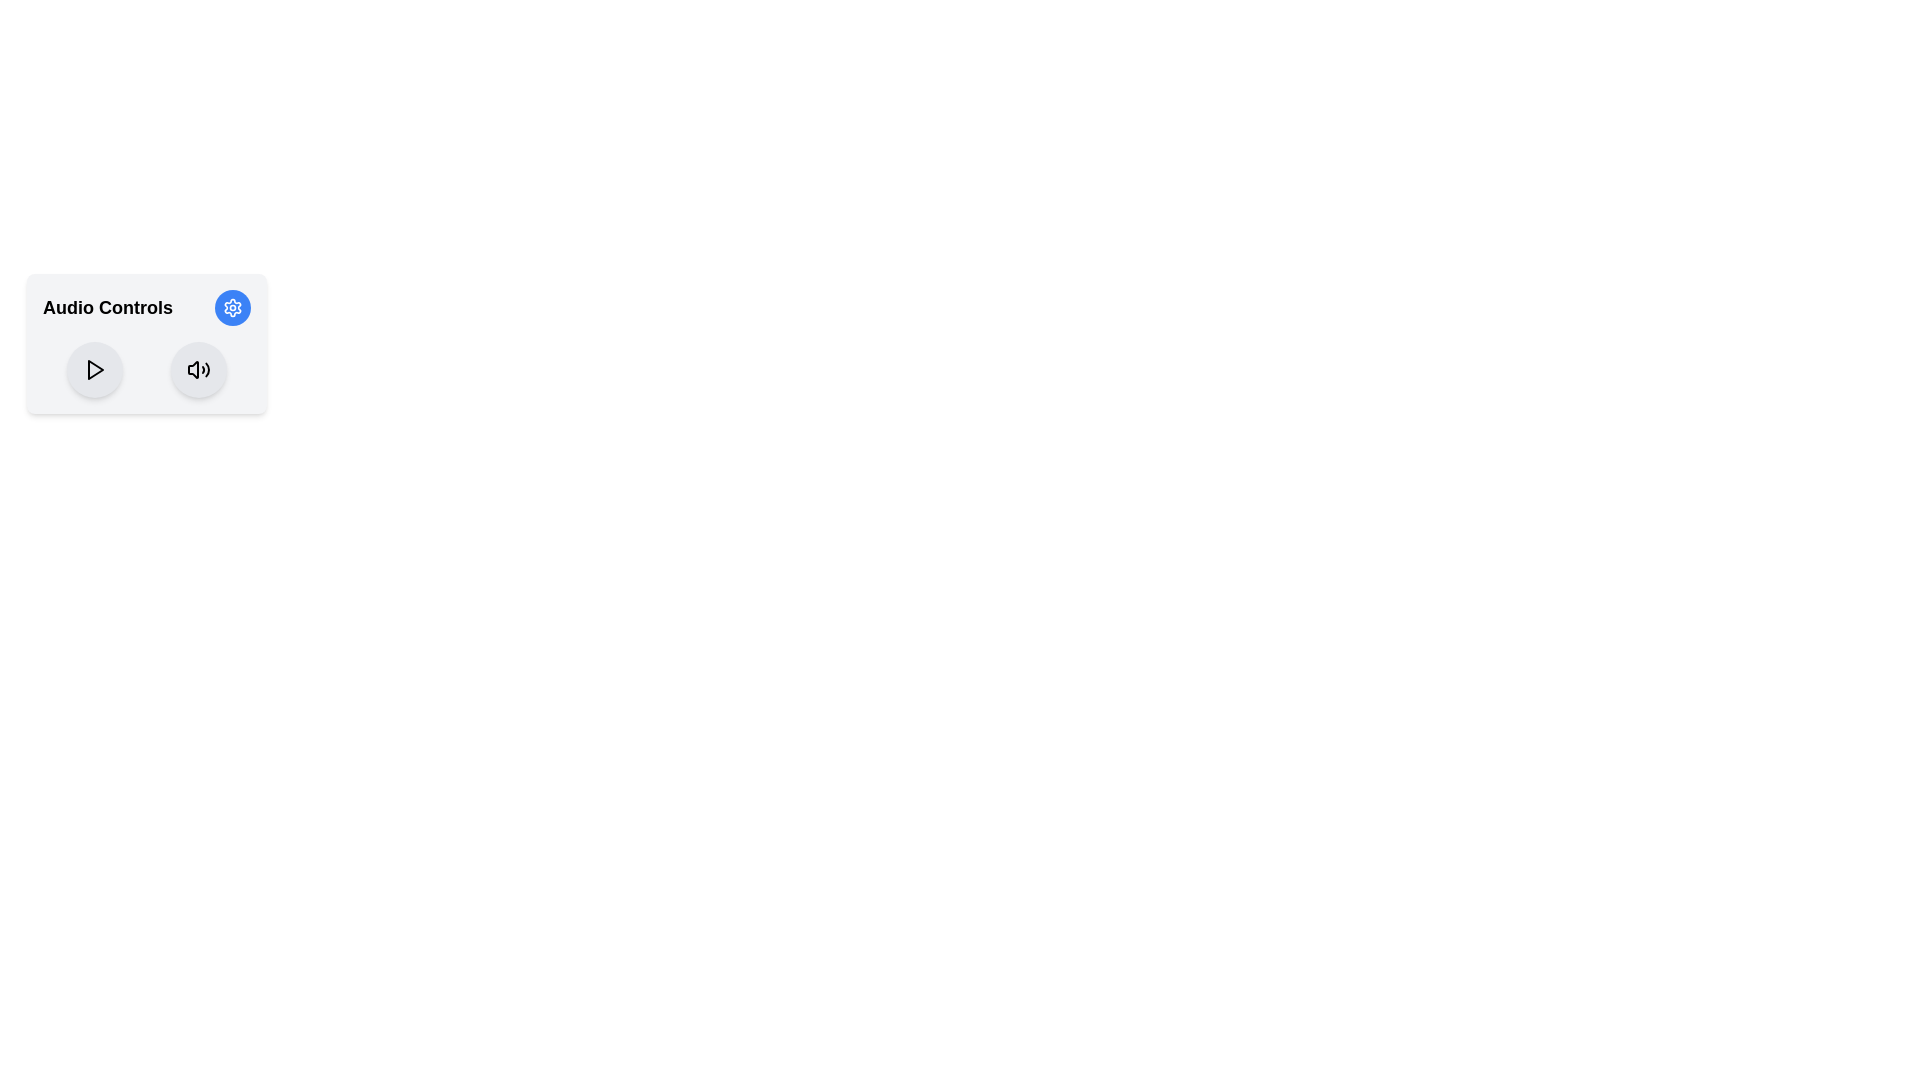  What do you see at coordinates (94, 370) in the screenshot?
I see `the 'Play' SVG icon embedded within the first circular button in the lower left corner of the 'Audio Controls' section` at bounding box center [94, 370].